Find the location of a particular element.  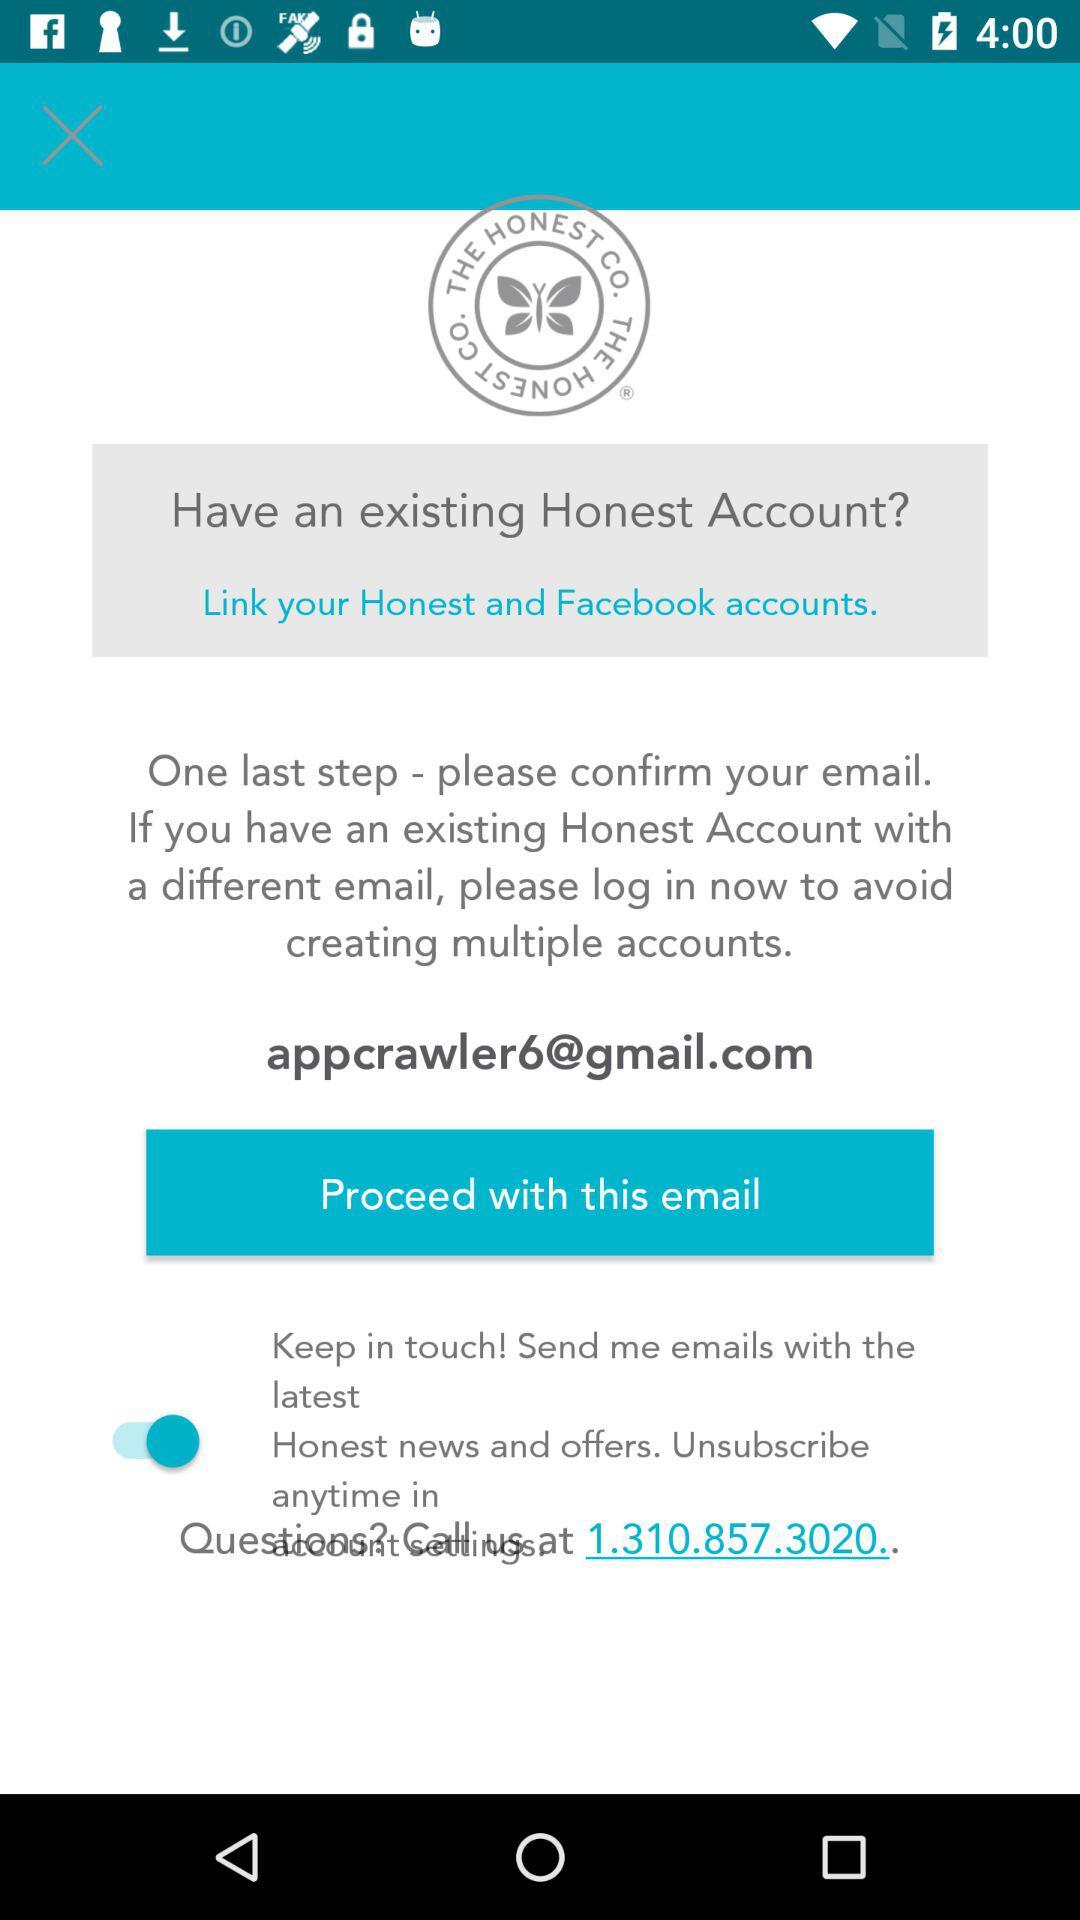

the icon below proceed with this icon is located at coordinates (145, 1440).